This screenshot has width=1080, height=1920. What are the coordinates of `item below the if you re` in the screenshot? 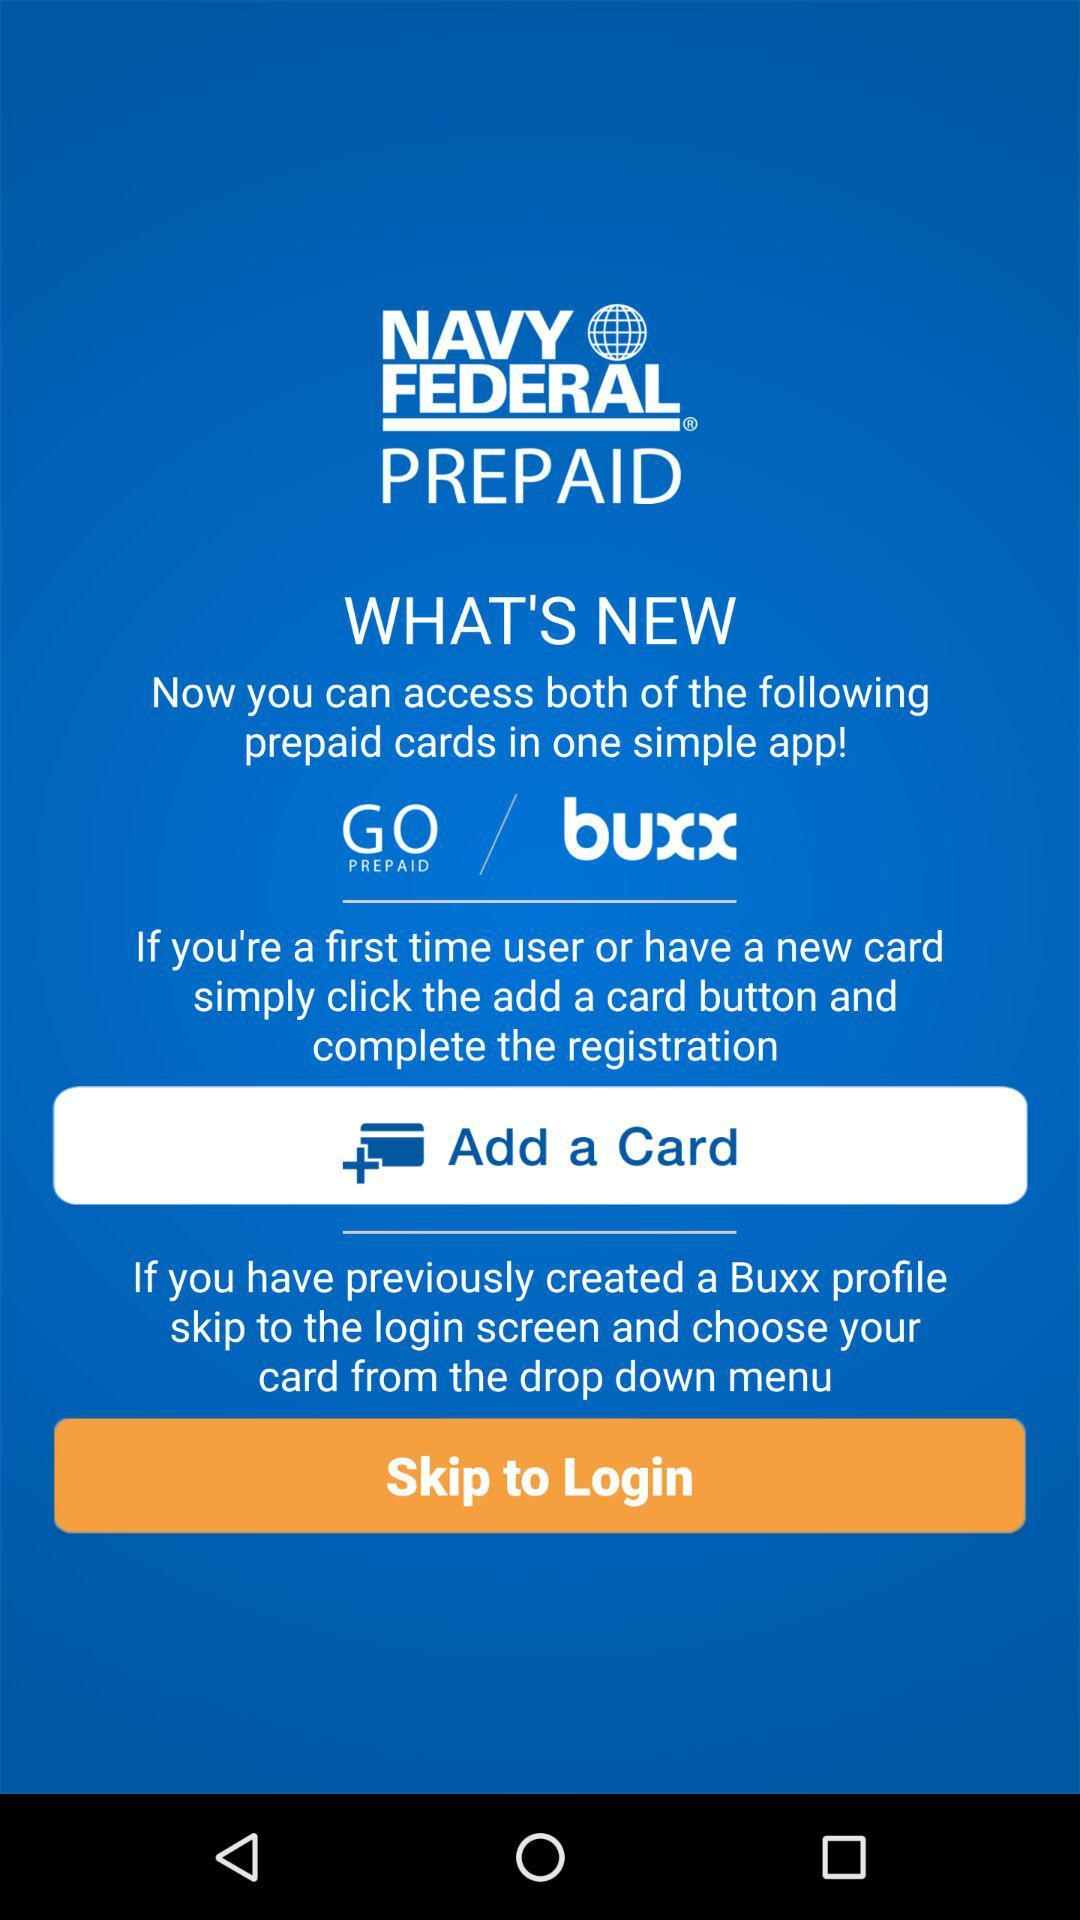 It's located at (538, 1153).